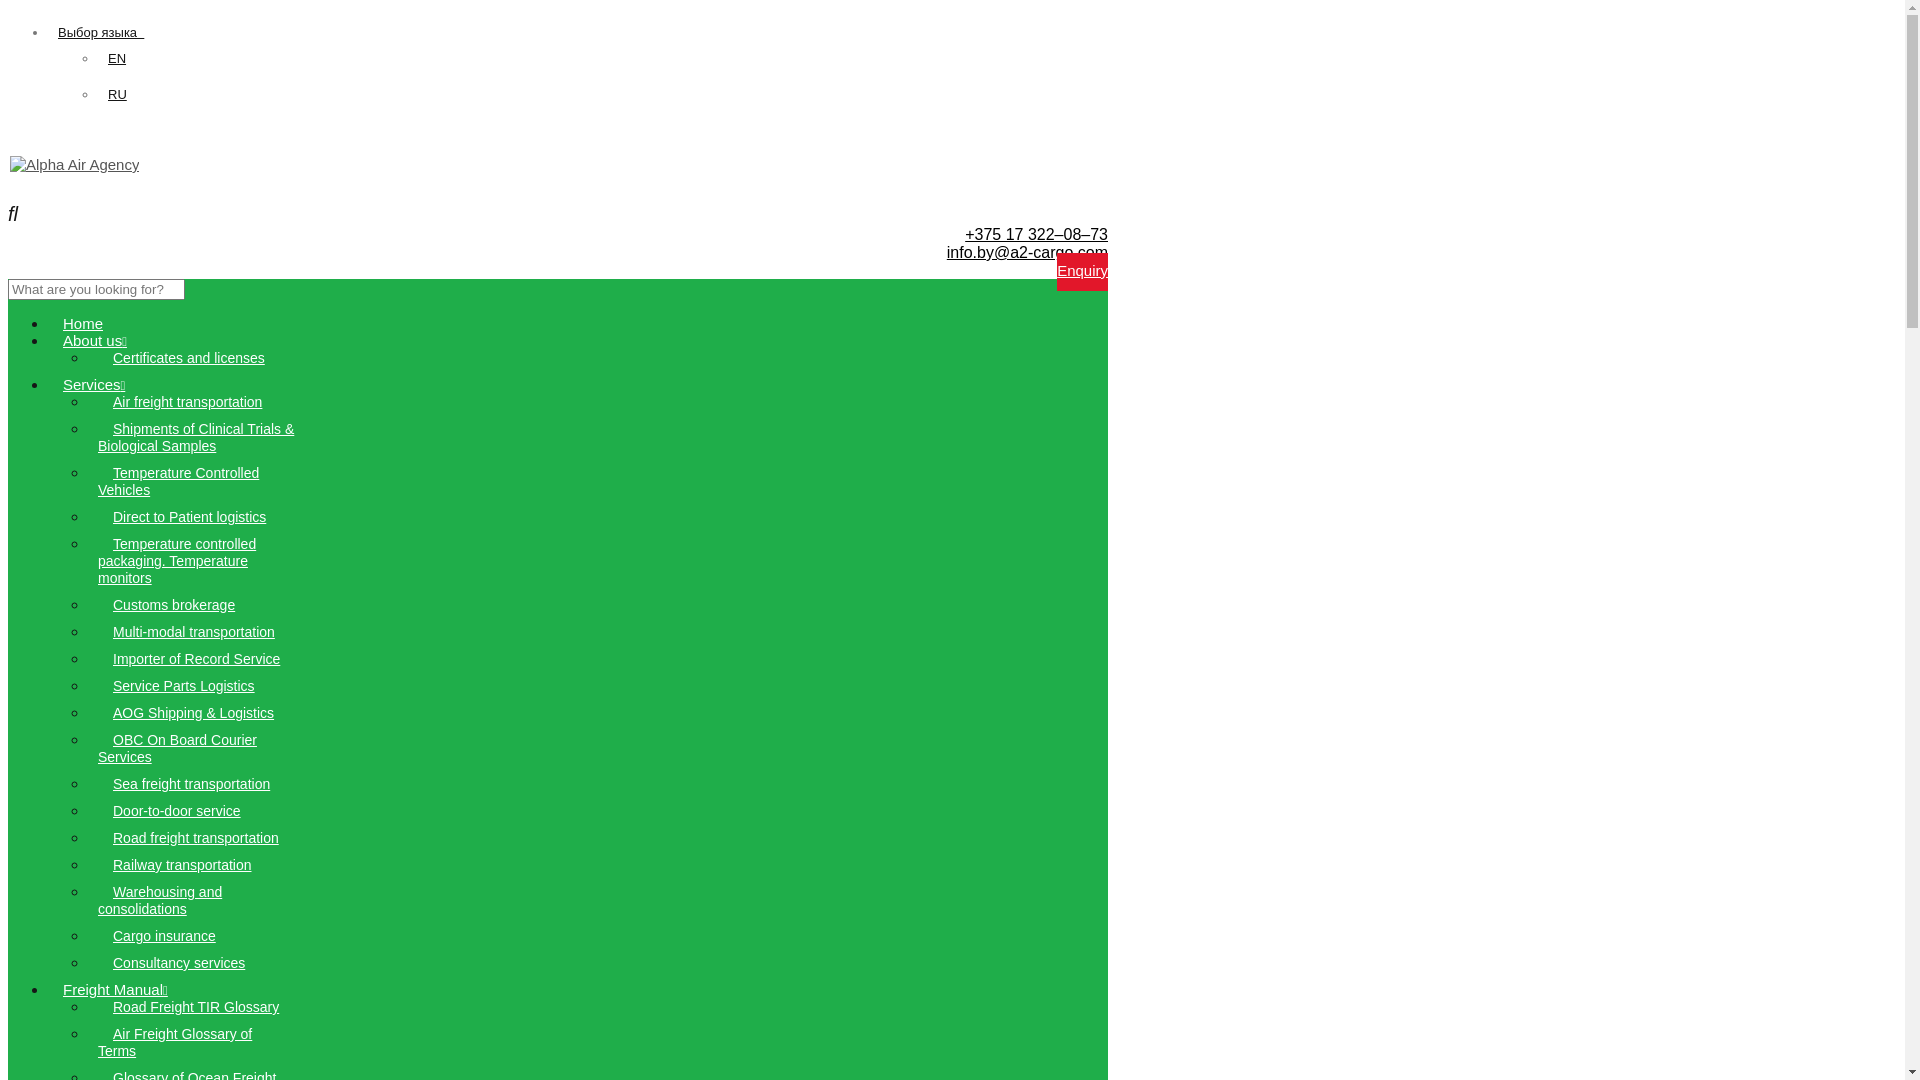 The width and height of the screenshot is (1920, 1080). What do you see at coordinates (187, 401) in the screenshot?
I see `'Air freight transportation'` at bounding box center [187, 401].